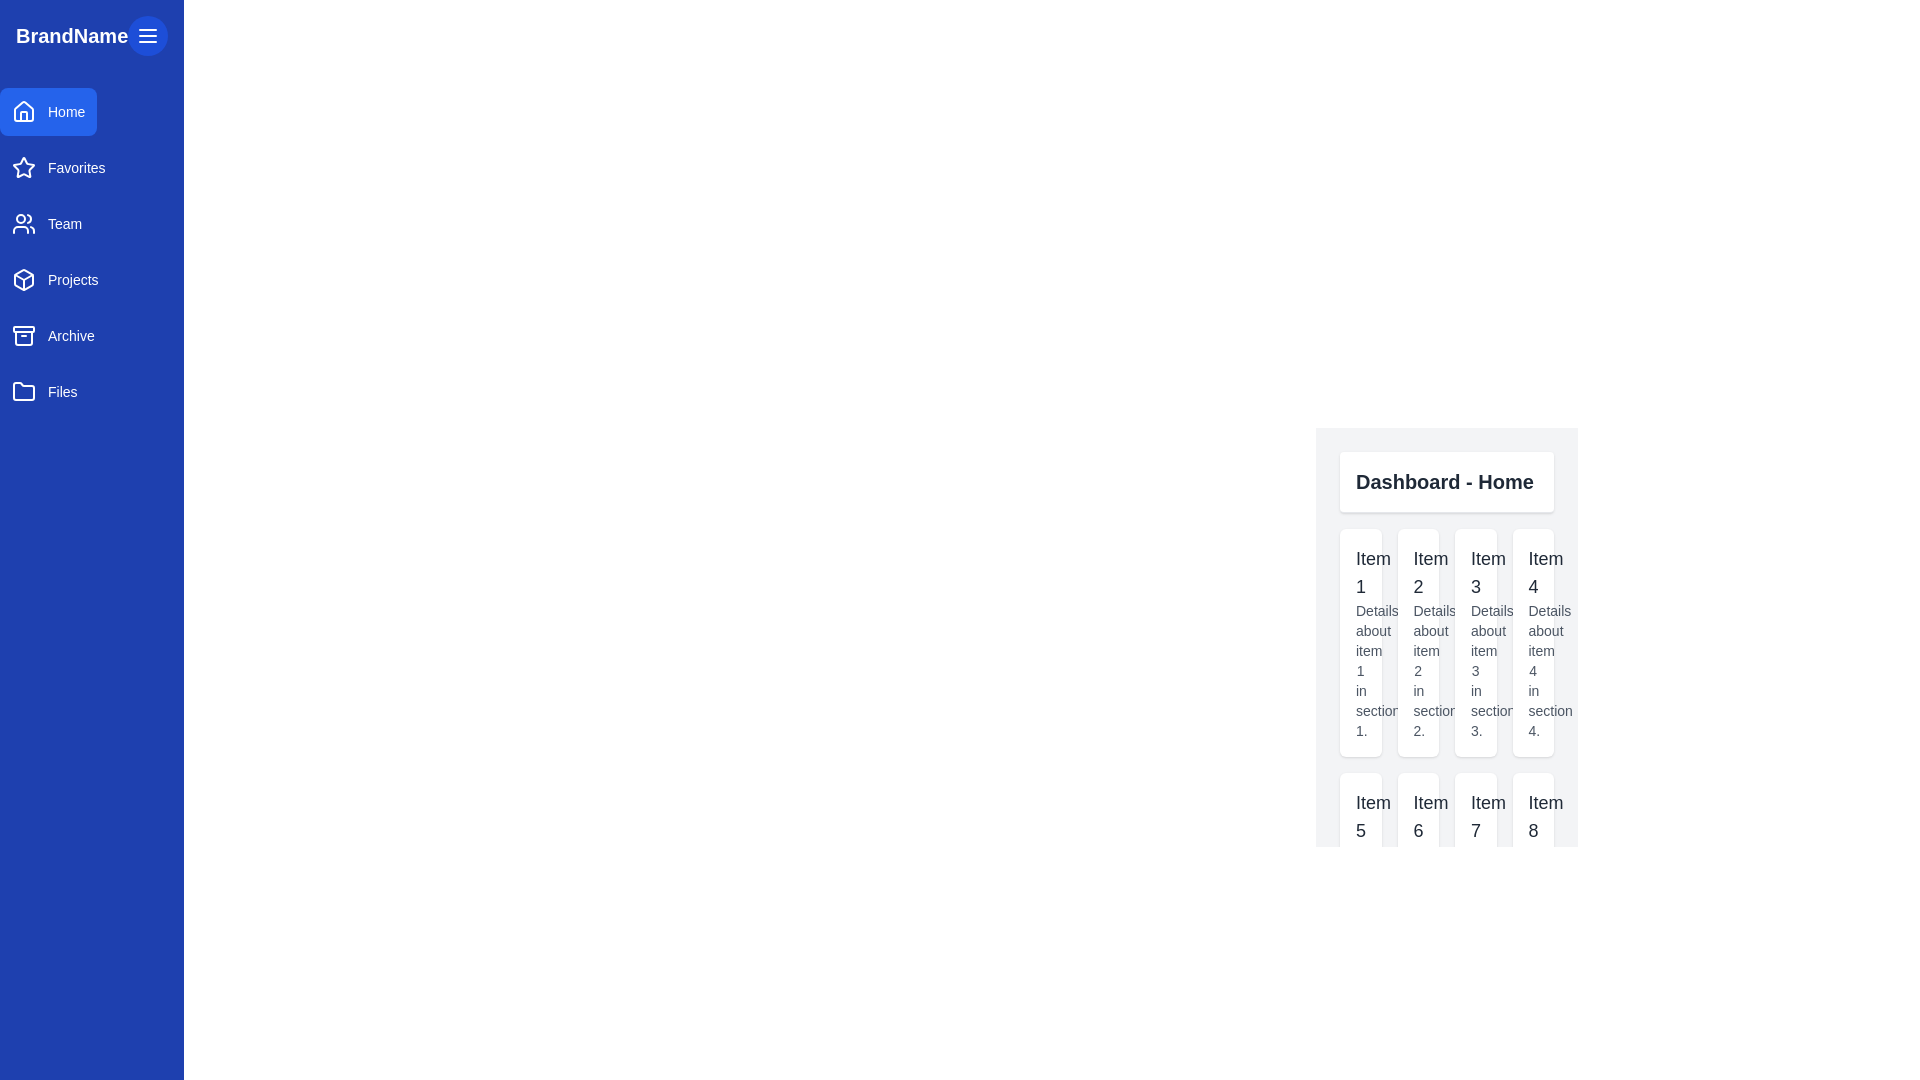 This screenshot has width=1920, height=1080. What do you see at coordinates (1360, 817) in the screenshot?
I see `the text label element displaying 'Item 5', which is prominently styled and positioned at the top of a card in the bottom row of a grid layout` at bounding box center [1360, 817].